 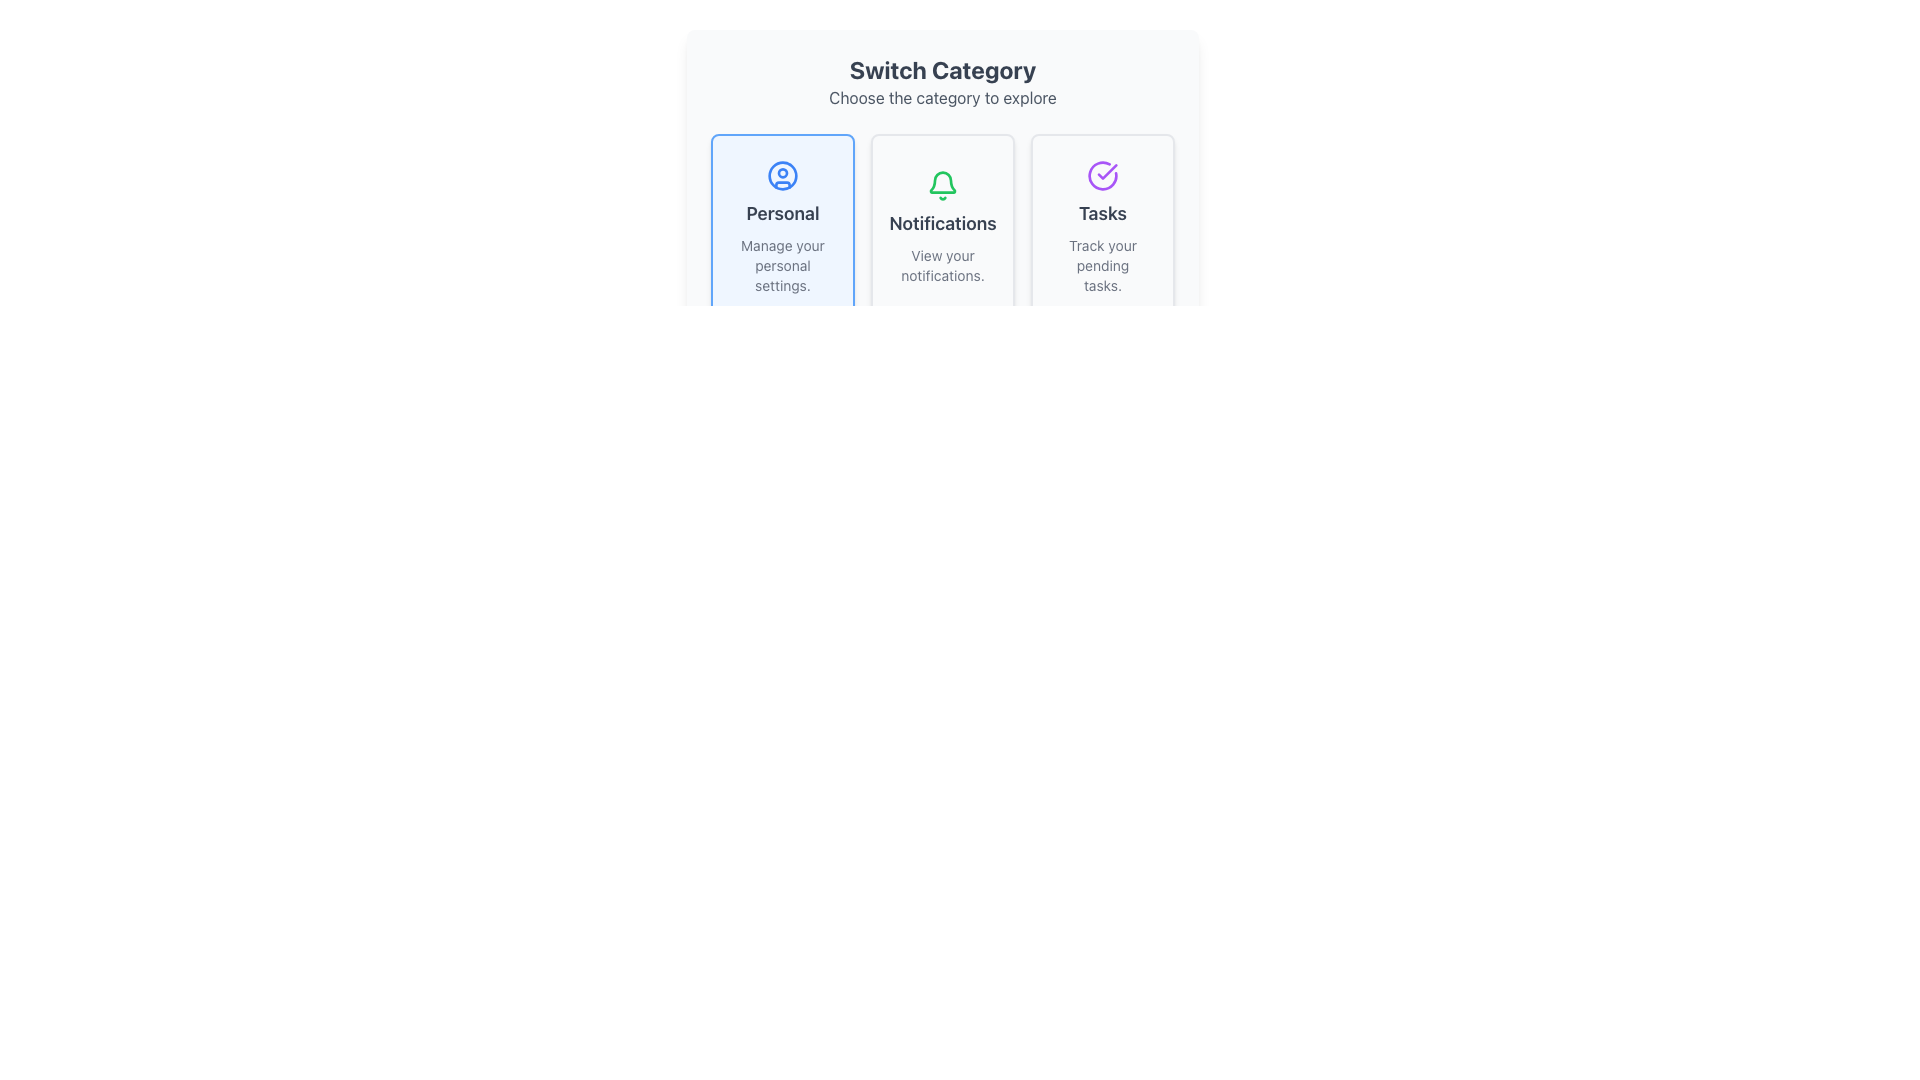 What do you see at coordinates (1102, 265) in the screenshot?
I see `the text label that says 'Track your pending tasks.' located in the 'Tasks' card, which is the second element beneath a purple checkmark icon` at bounding box center [1102, 265].